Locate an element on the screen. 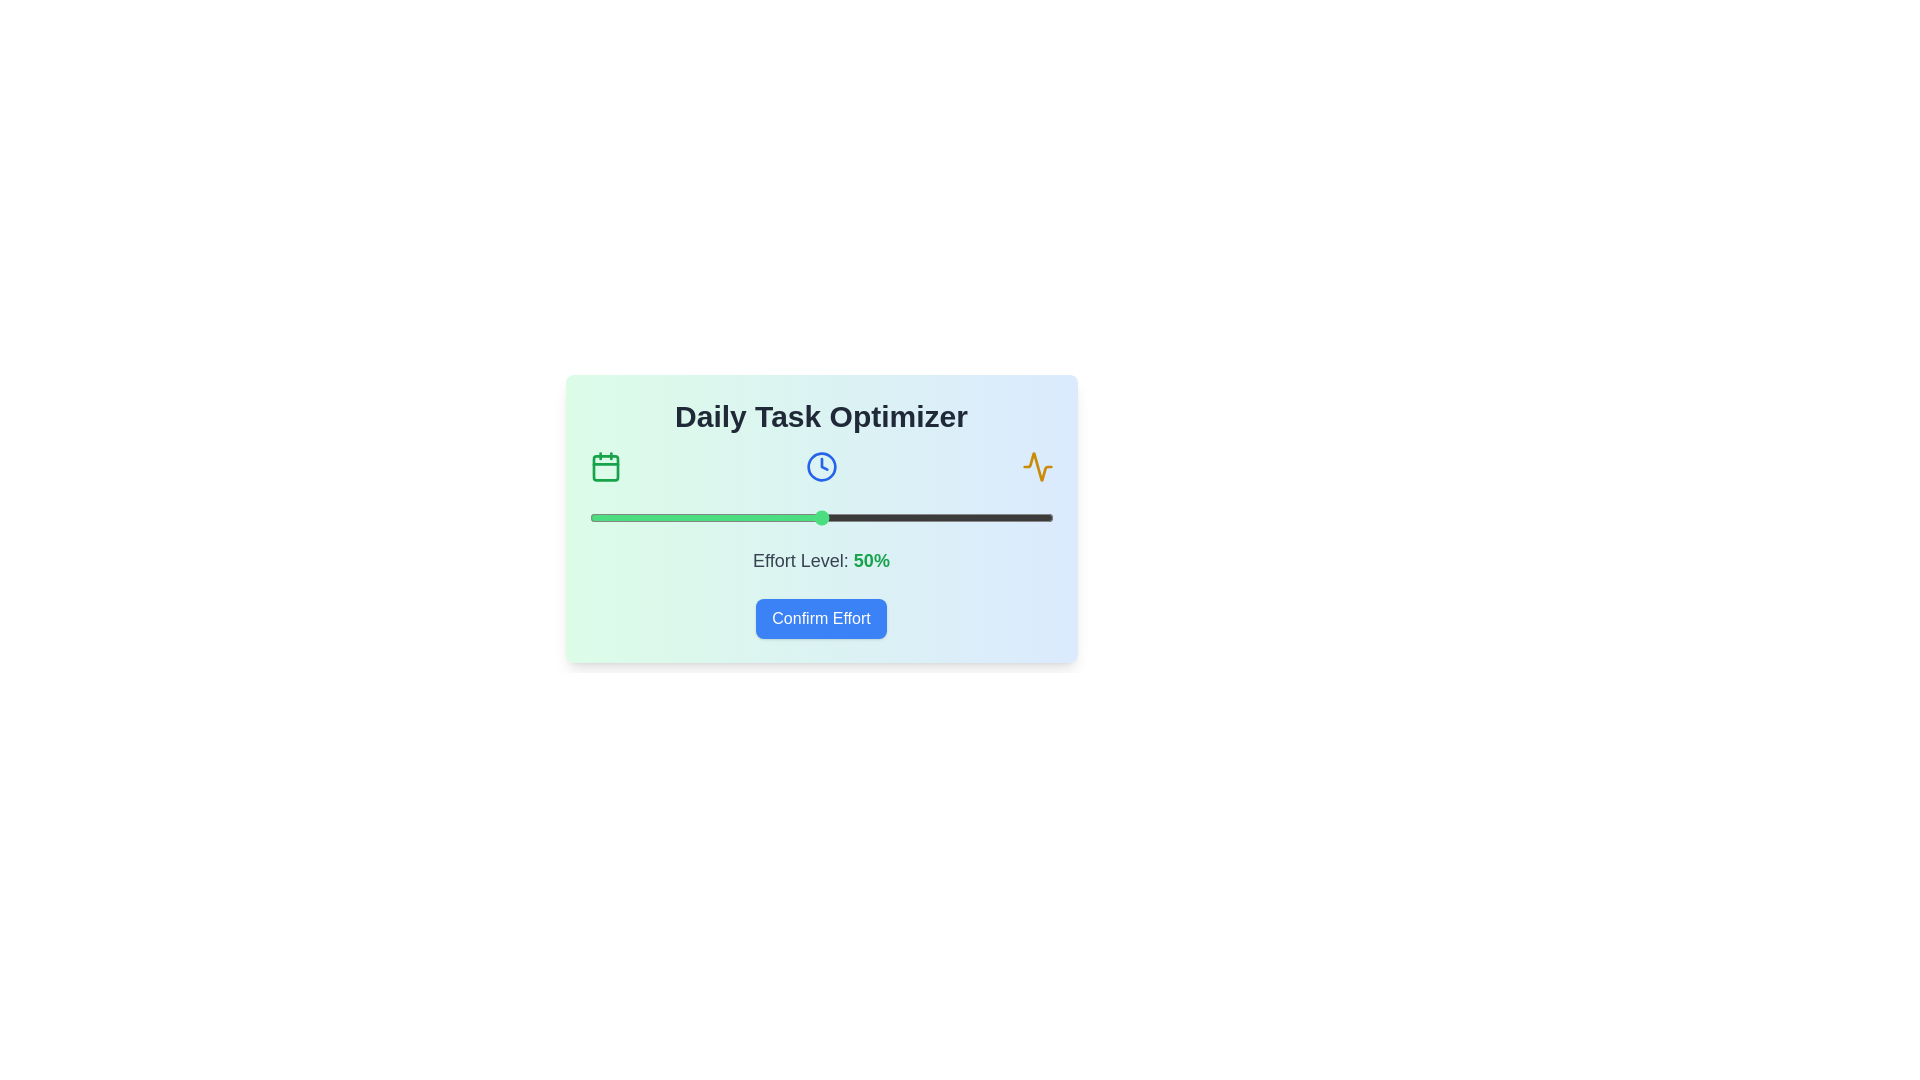 This screenshot has width=1920, height=1080. the effort level to 74% by interacting with the slider is located at coordinates (931, 516).